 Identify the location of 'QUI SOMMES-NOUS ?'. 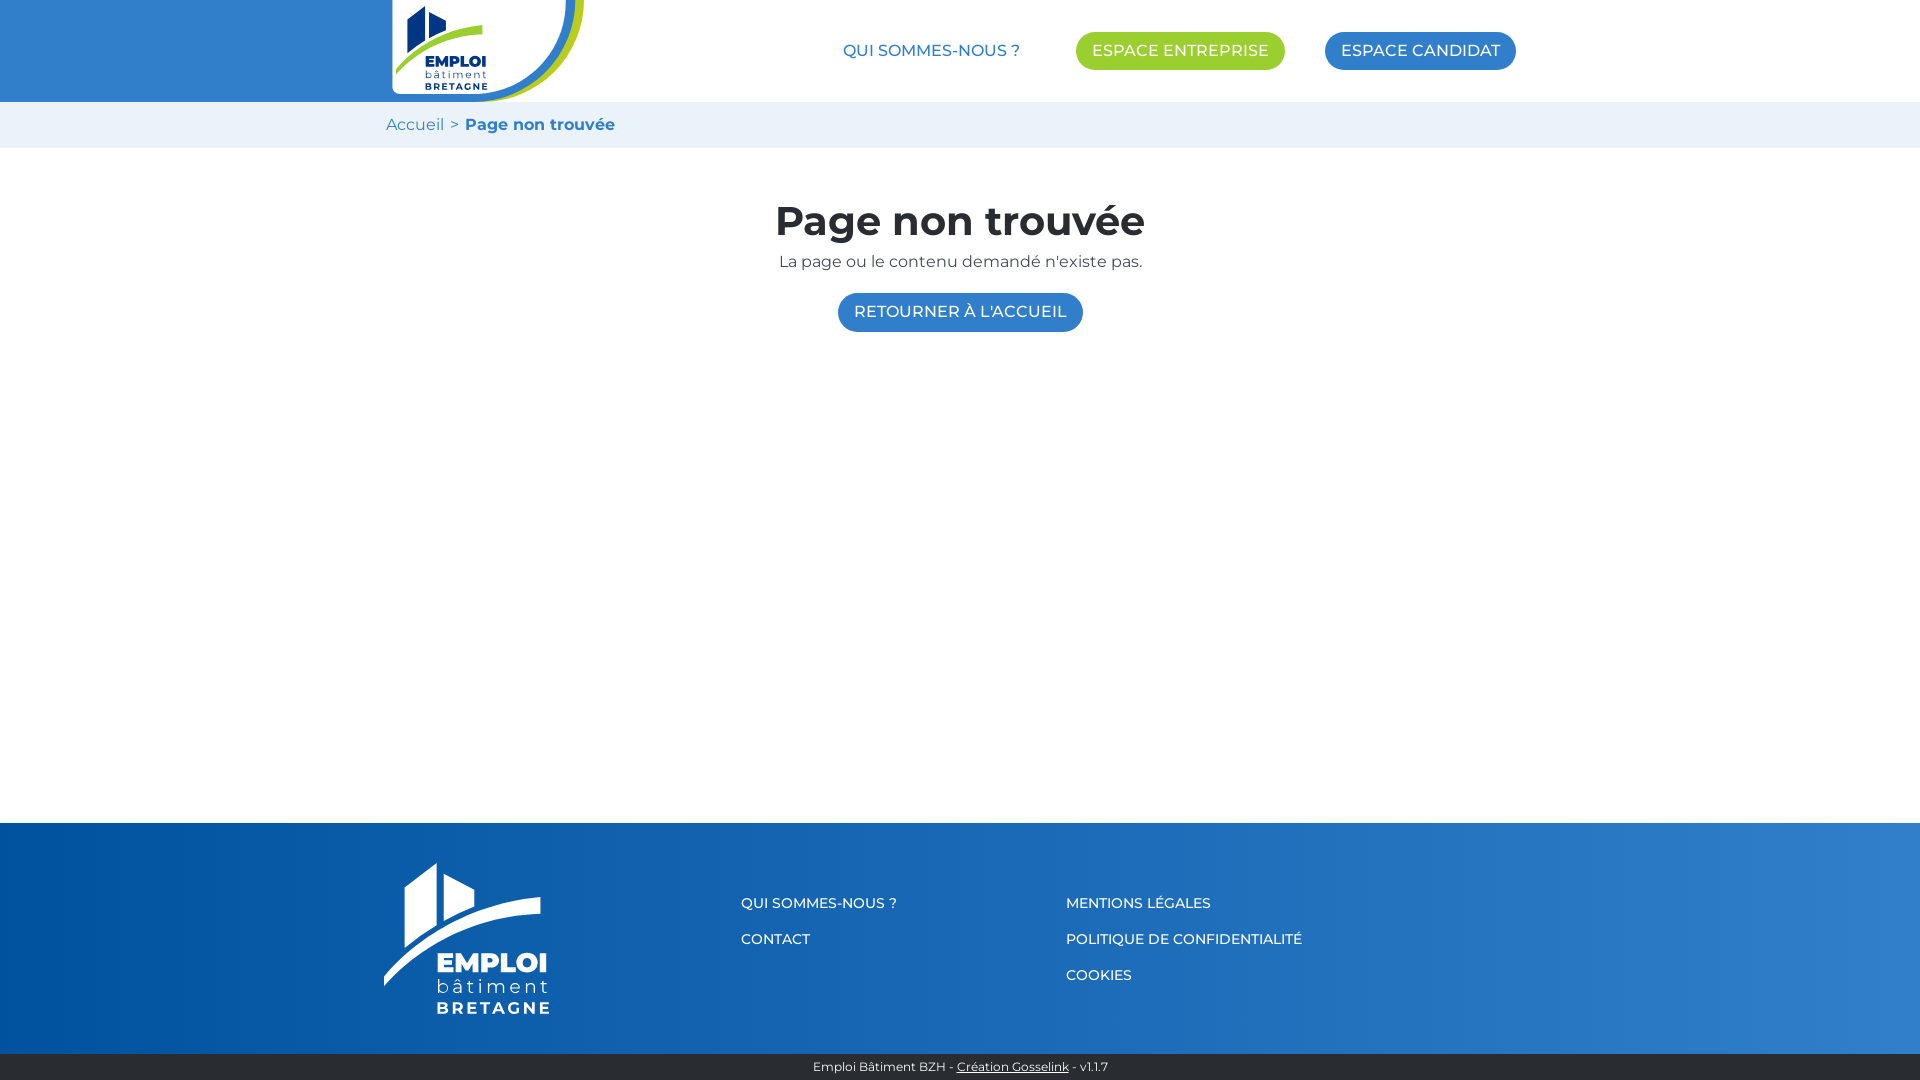
(930, 49).